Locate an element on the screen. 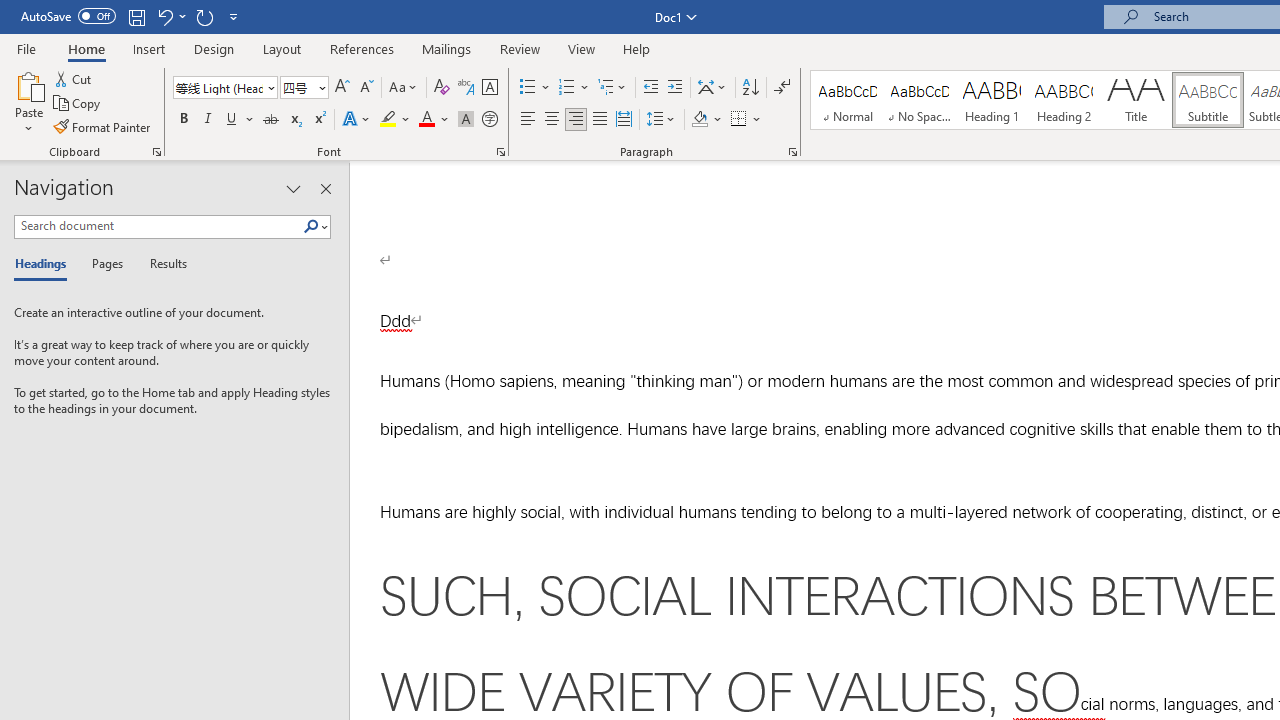  'Quick Access Toolbar' is located at coordinates (130, 16).